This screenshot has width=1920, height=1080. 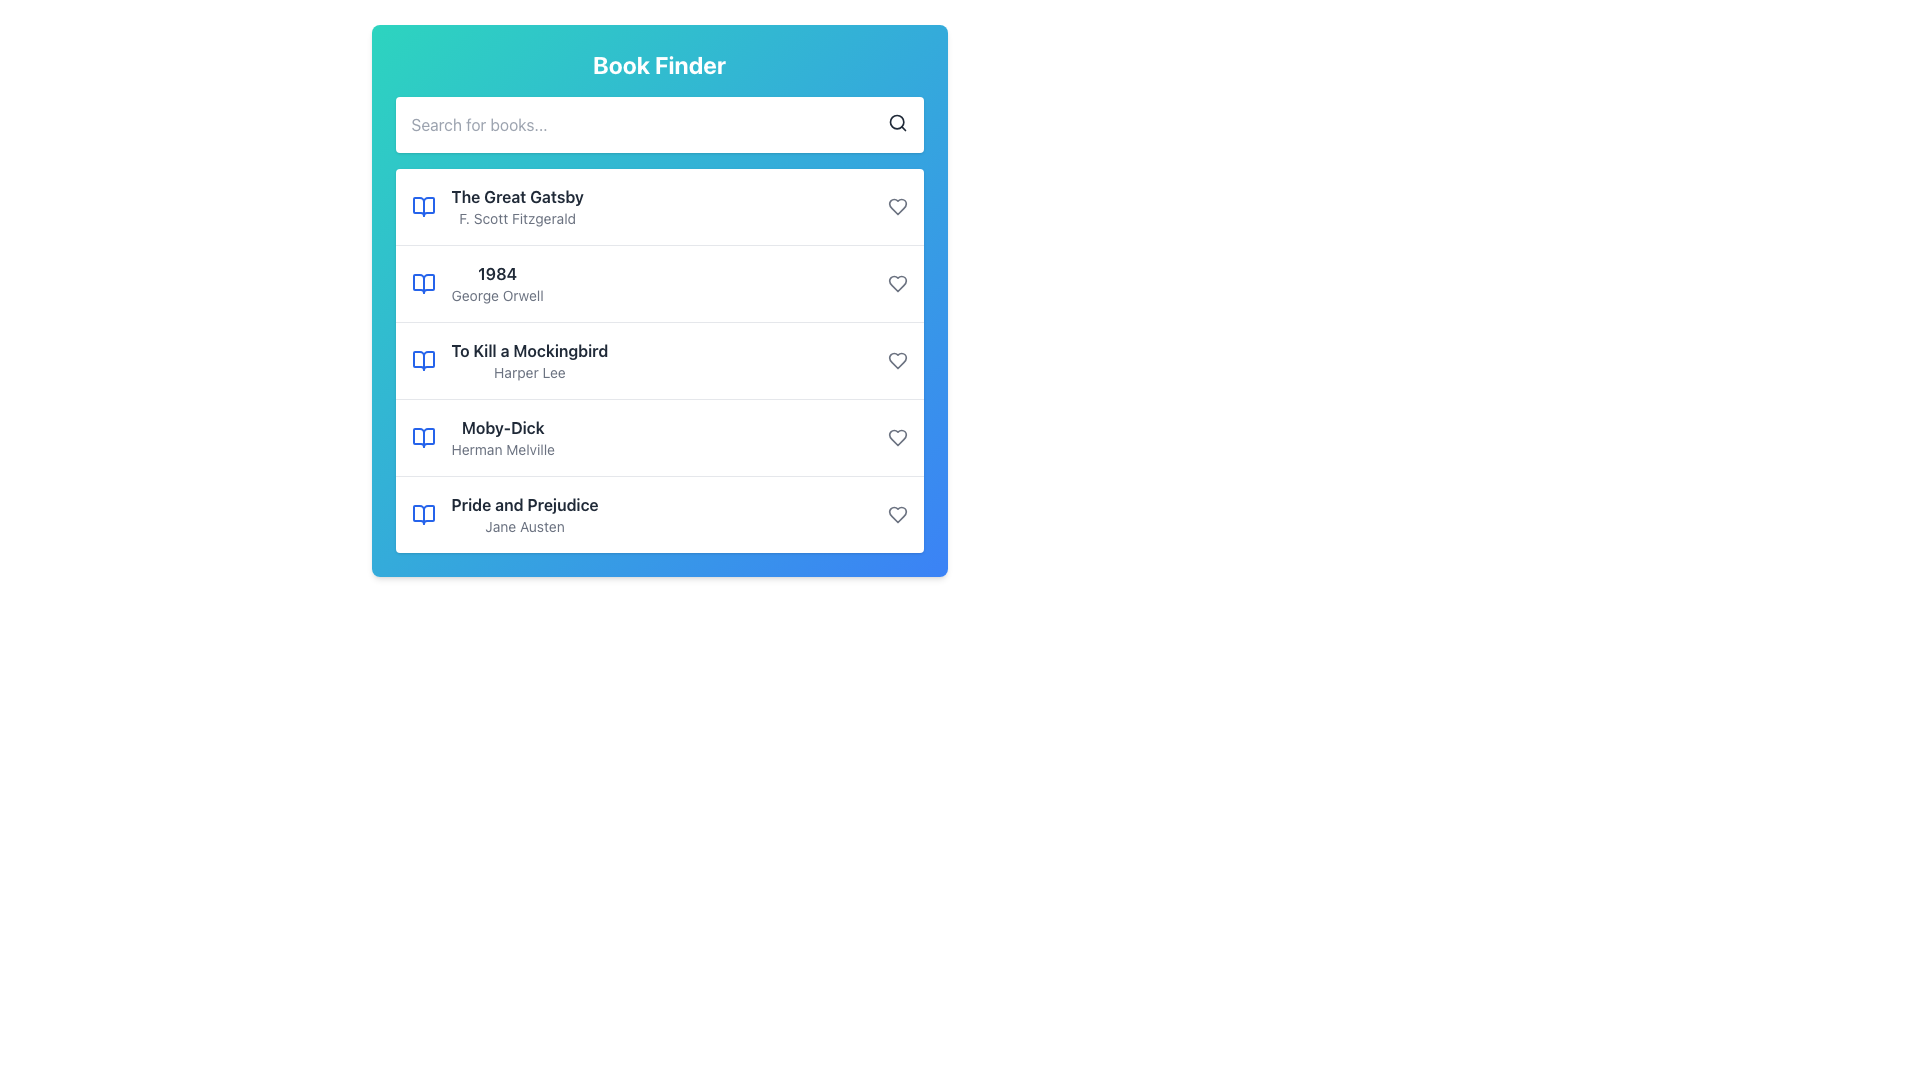 I want to click on title '1984' from the text label displayed in a bold font, which is the first entry in a list of book titles, so click(x=497, y=273).